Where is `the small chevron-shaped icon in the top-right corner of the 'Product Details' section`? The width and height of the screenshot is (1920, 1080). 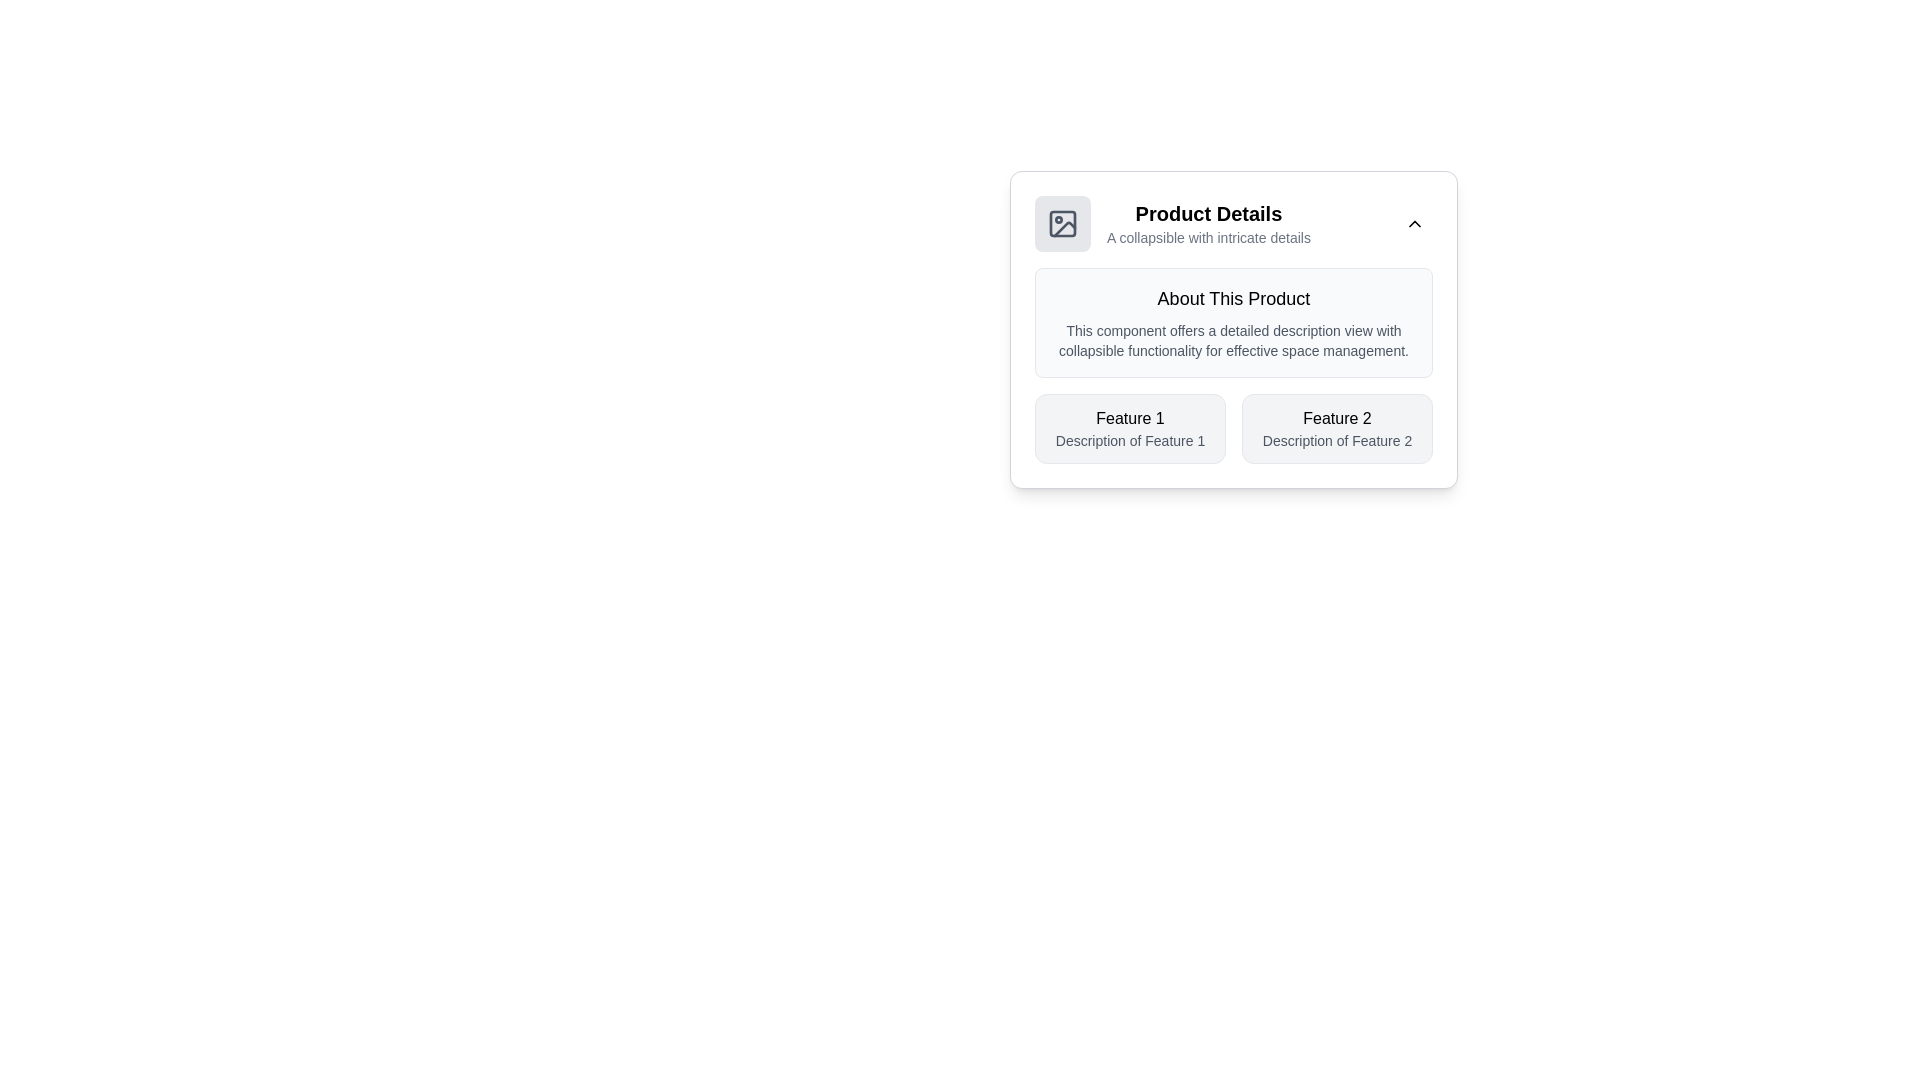 the small chevron-shaped icon in the top-right corner of the 'Product Details' section is located at coordinates (1414, 223).